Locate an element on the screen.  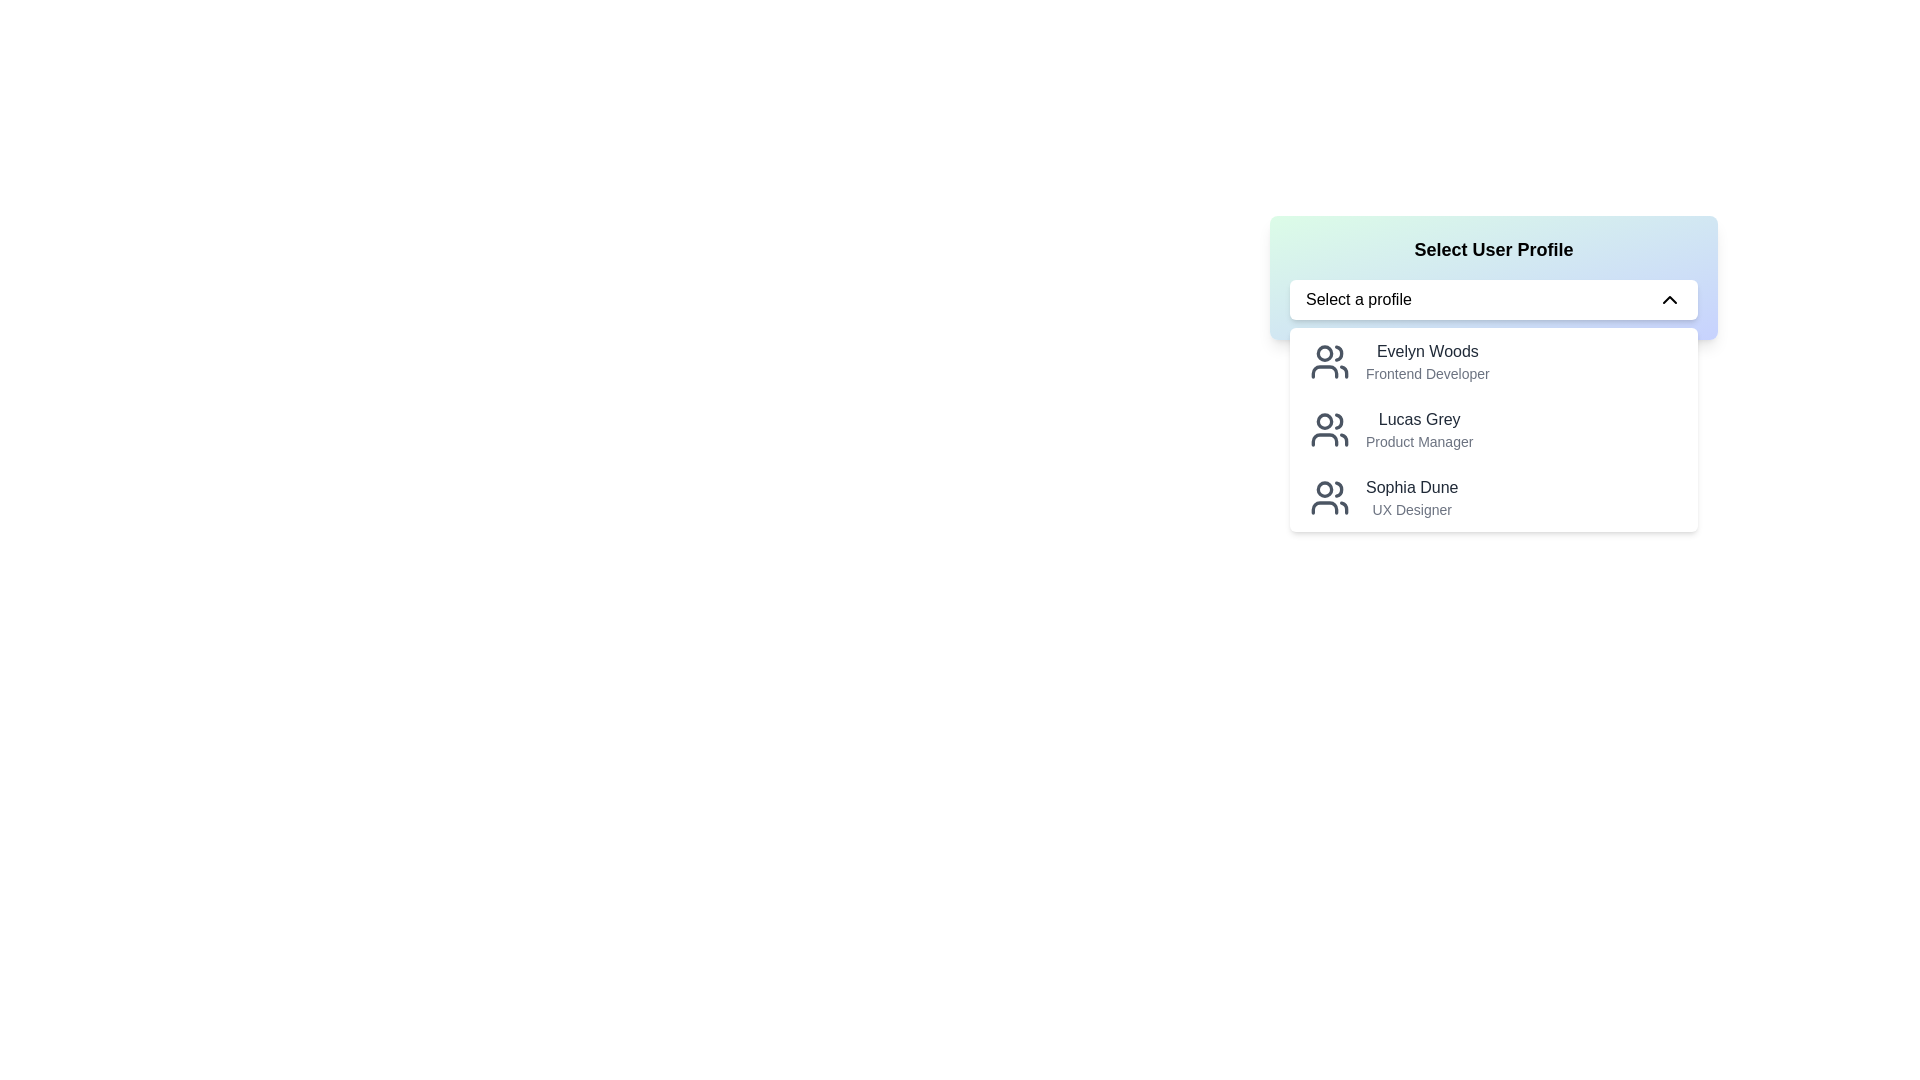
the text block entry for 'Sophia Dune' (UX Designer) in the dropdown menu labeled 'Select User Profile' is located at coordinates (1411, 496).